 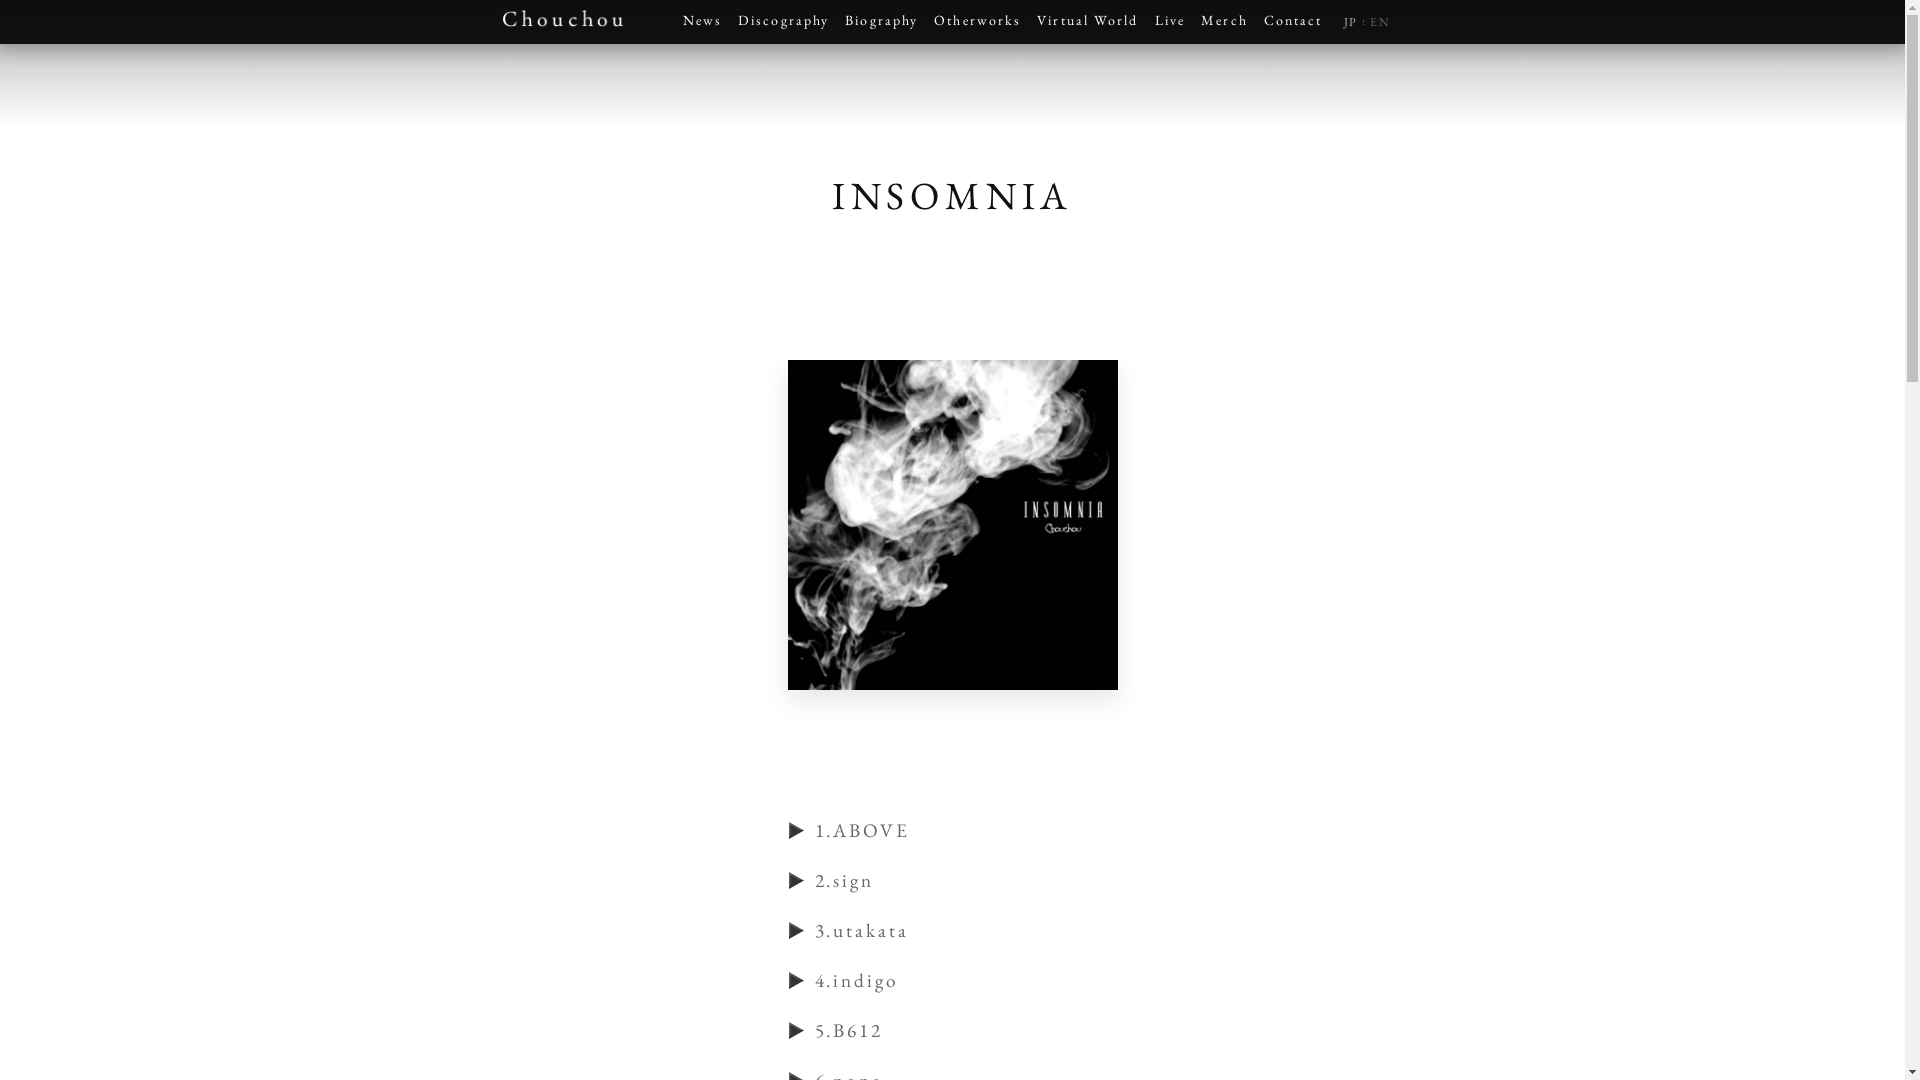 I want to click on 'Live', so click(x=1170, y=21).